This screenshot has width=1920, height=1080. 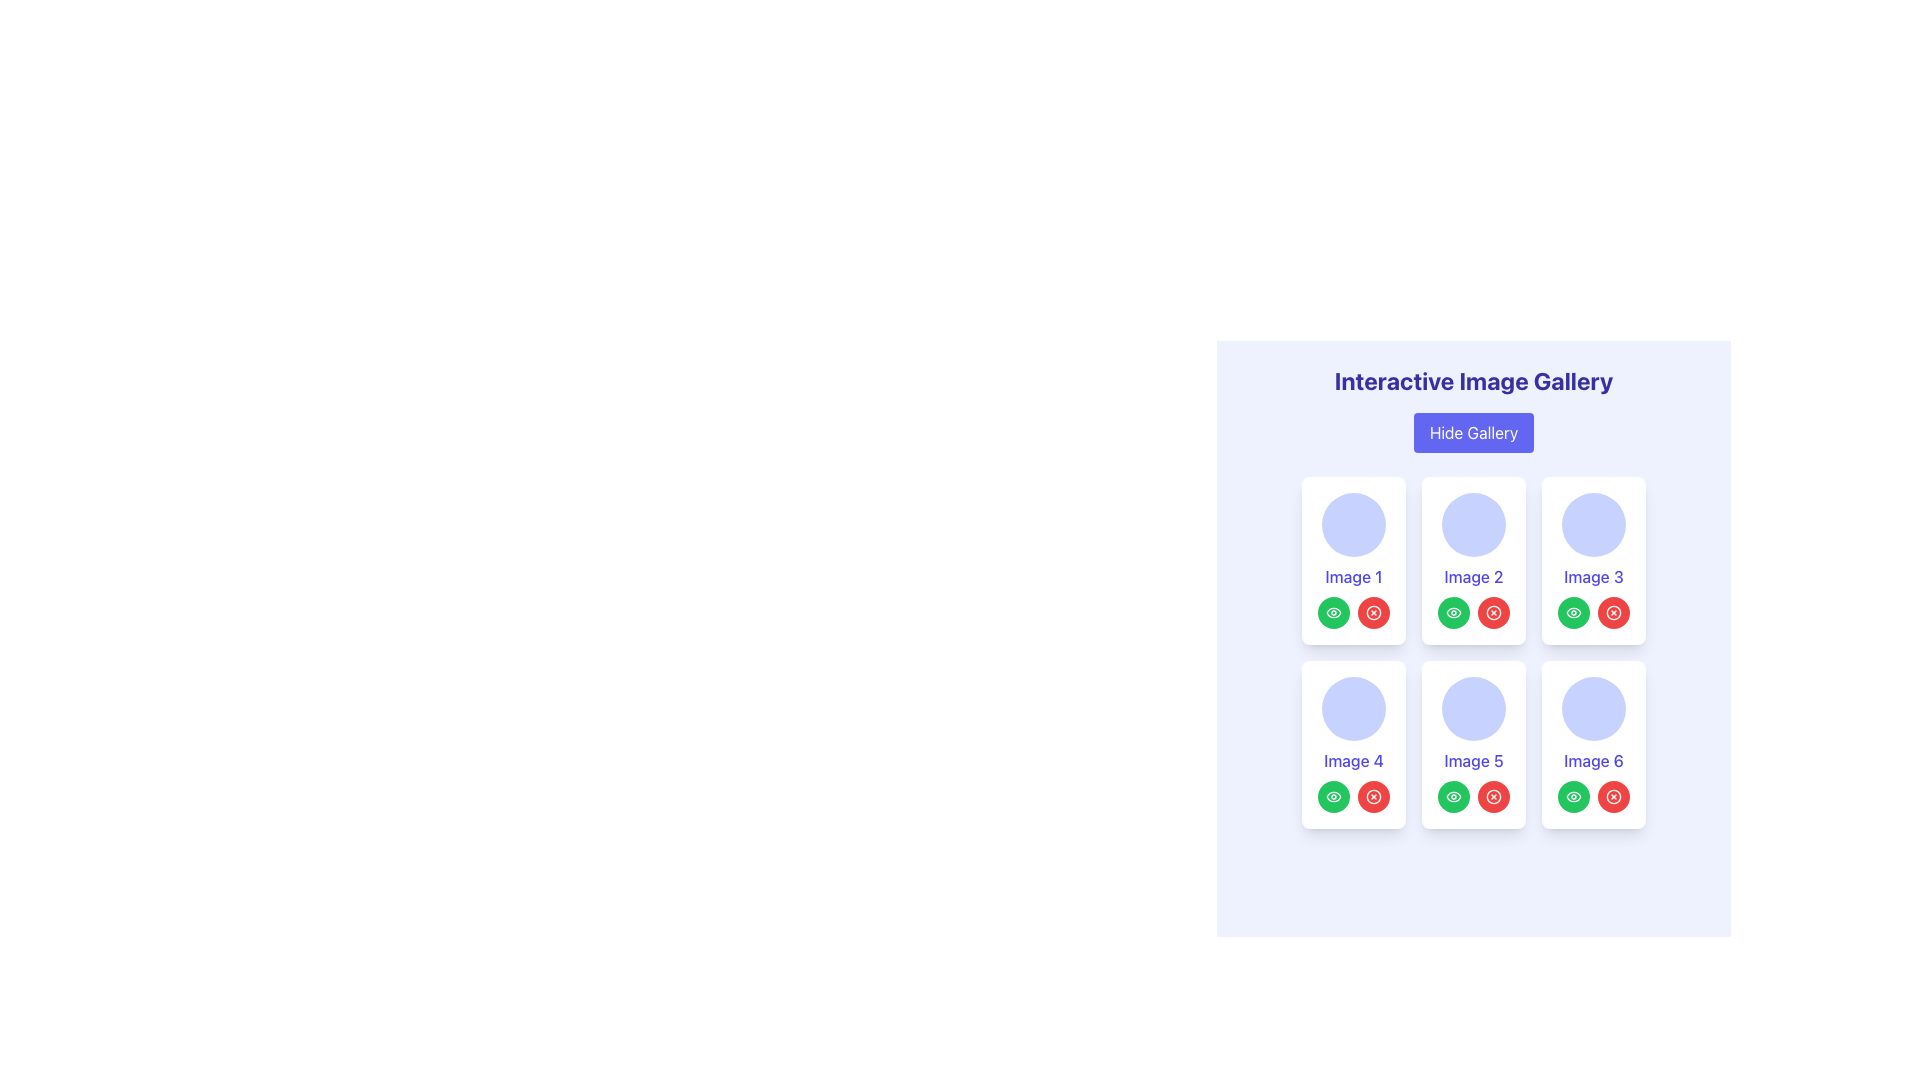 I want to click on the button located in the bottom left corner of the card for 'Image 1' in the interactive image gallery, so click(x=1334, y=612).